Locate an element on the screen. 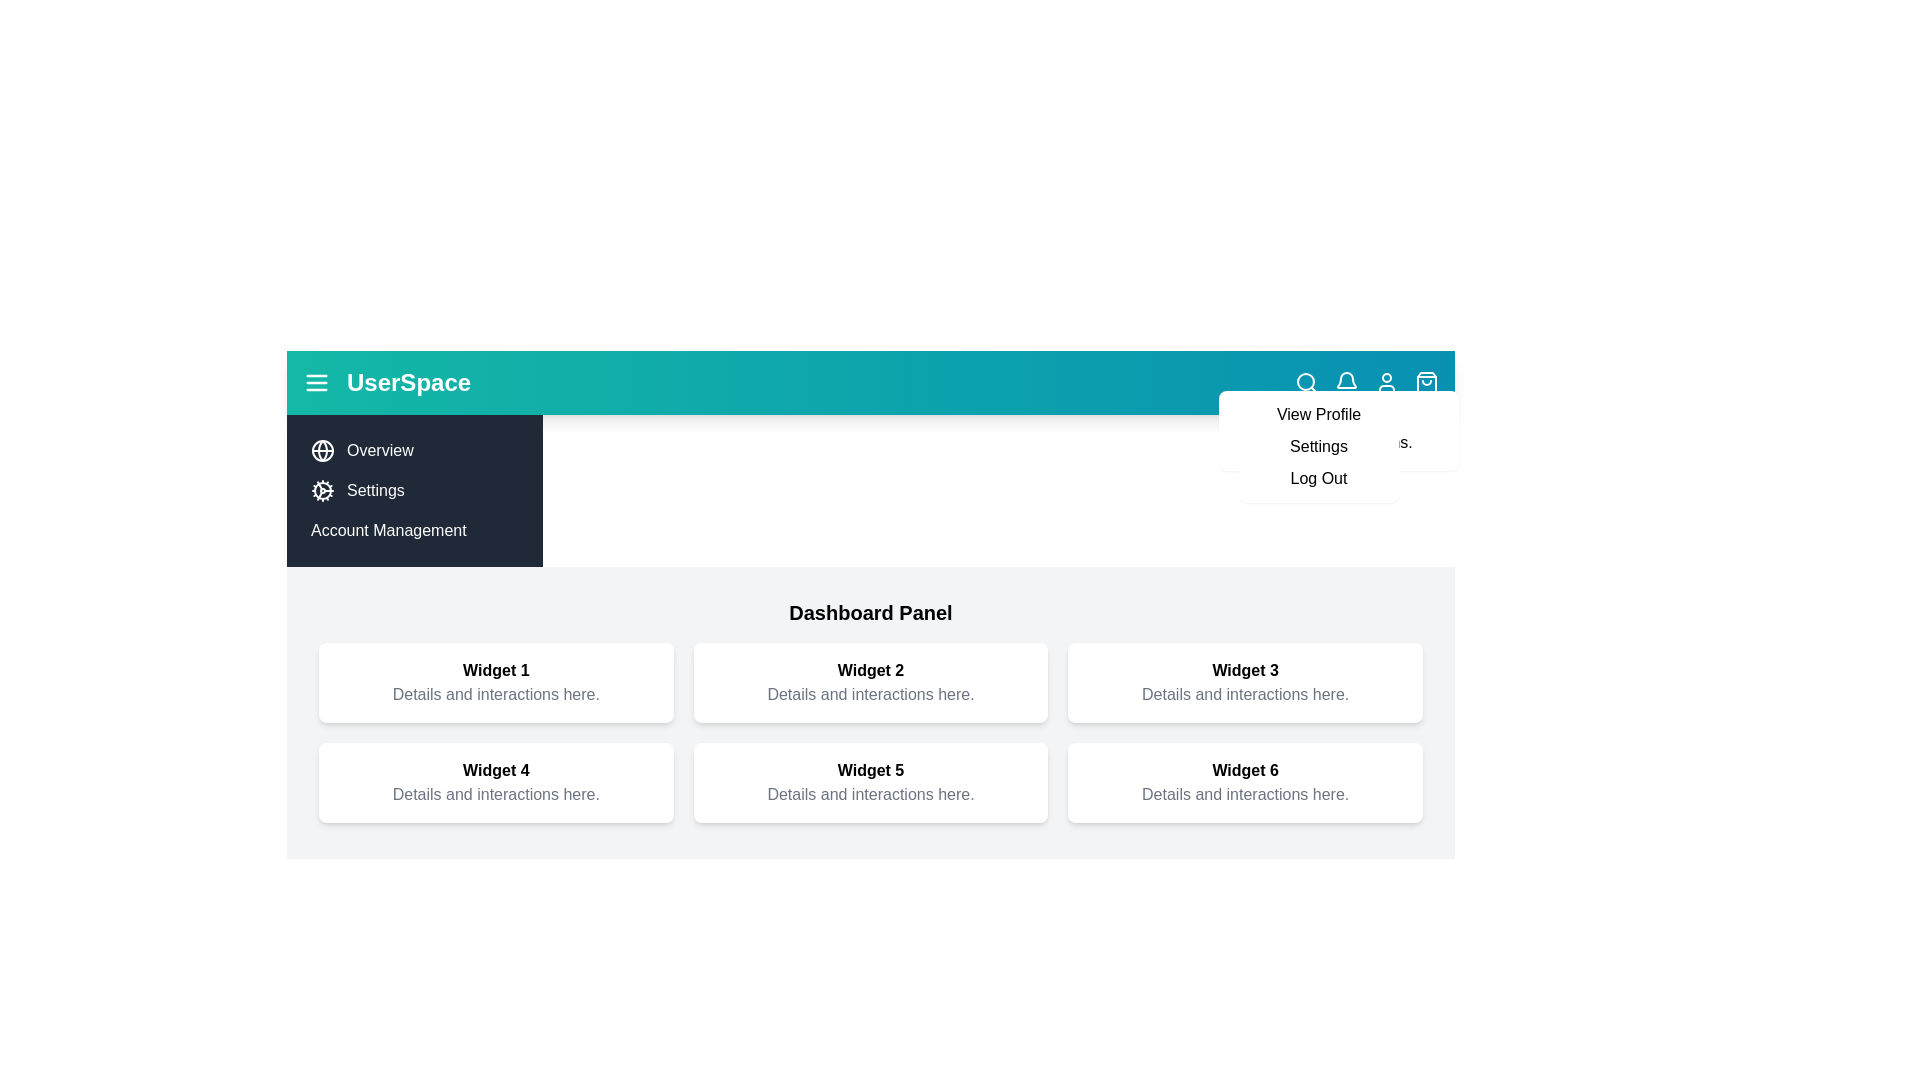  the 'Settings' item in the dropdown menu is located at coordinates (1319, 446).